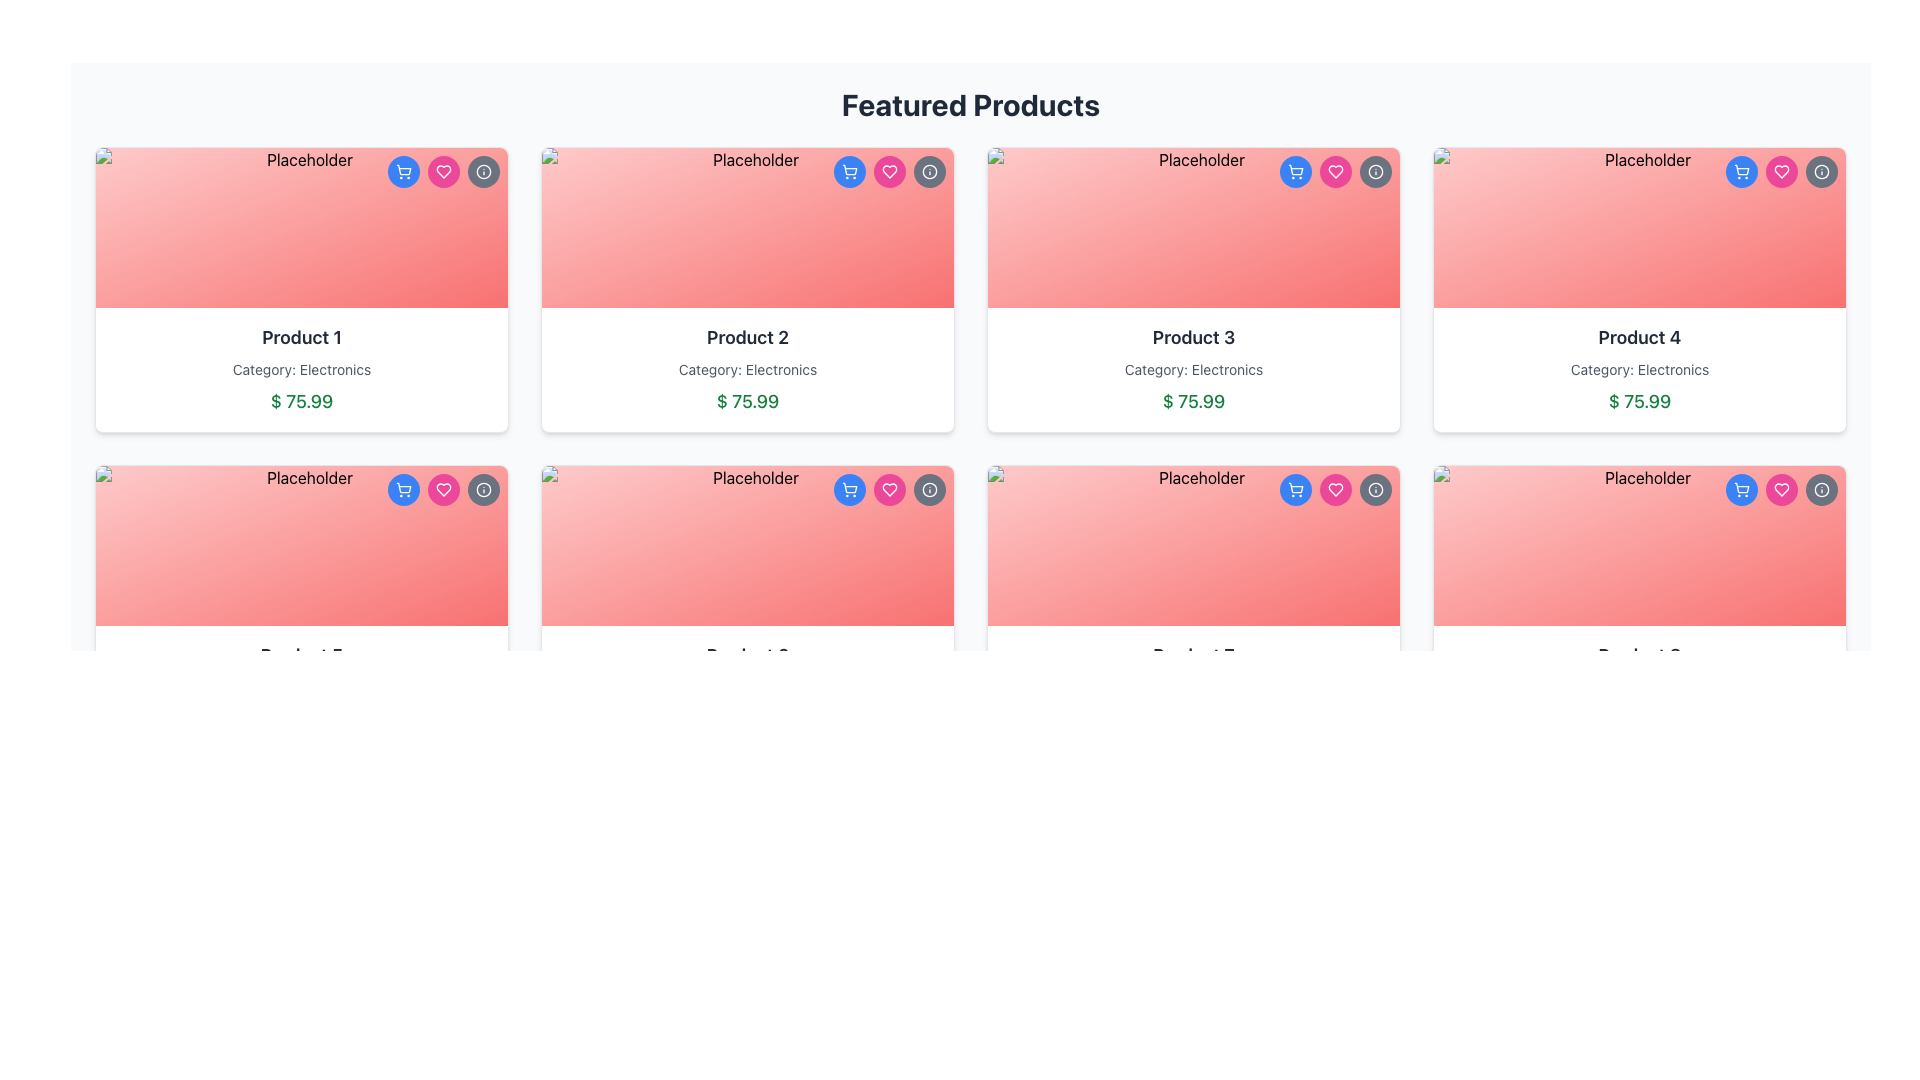  What do you see at coordinates (443, 171) in the screenshot?
I see `the heart icon button located in the top-right corner of the 'Product 1' card to favorite the item` at bounding box center [443, 171].